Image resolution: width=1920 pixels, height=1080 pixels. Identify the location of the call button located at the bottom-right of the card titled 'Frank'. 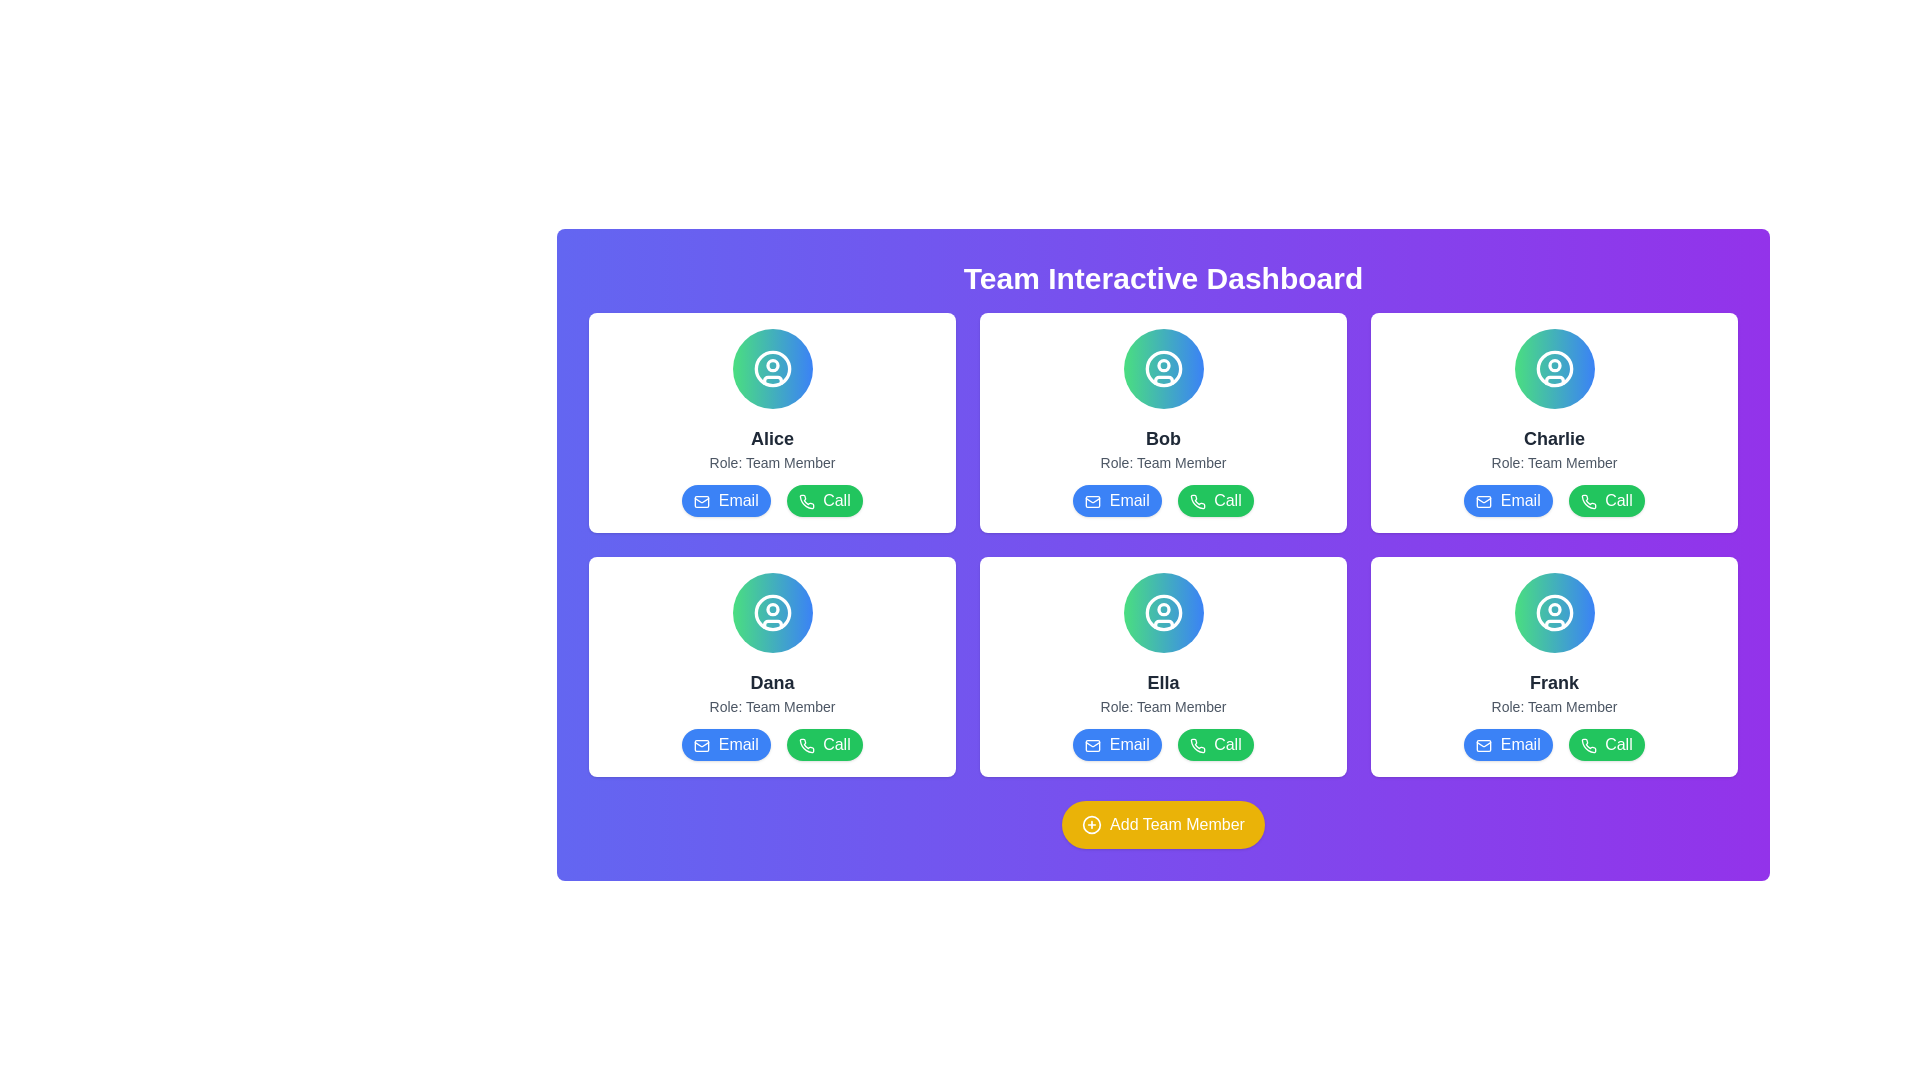
(1587, 745).